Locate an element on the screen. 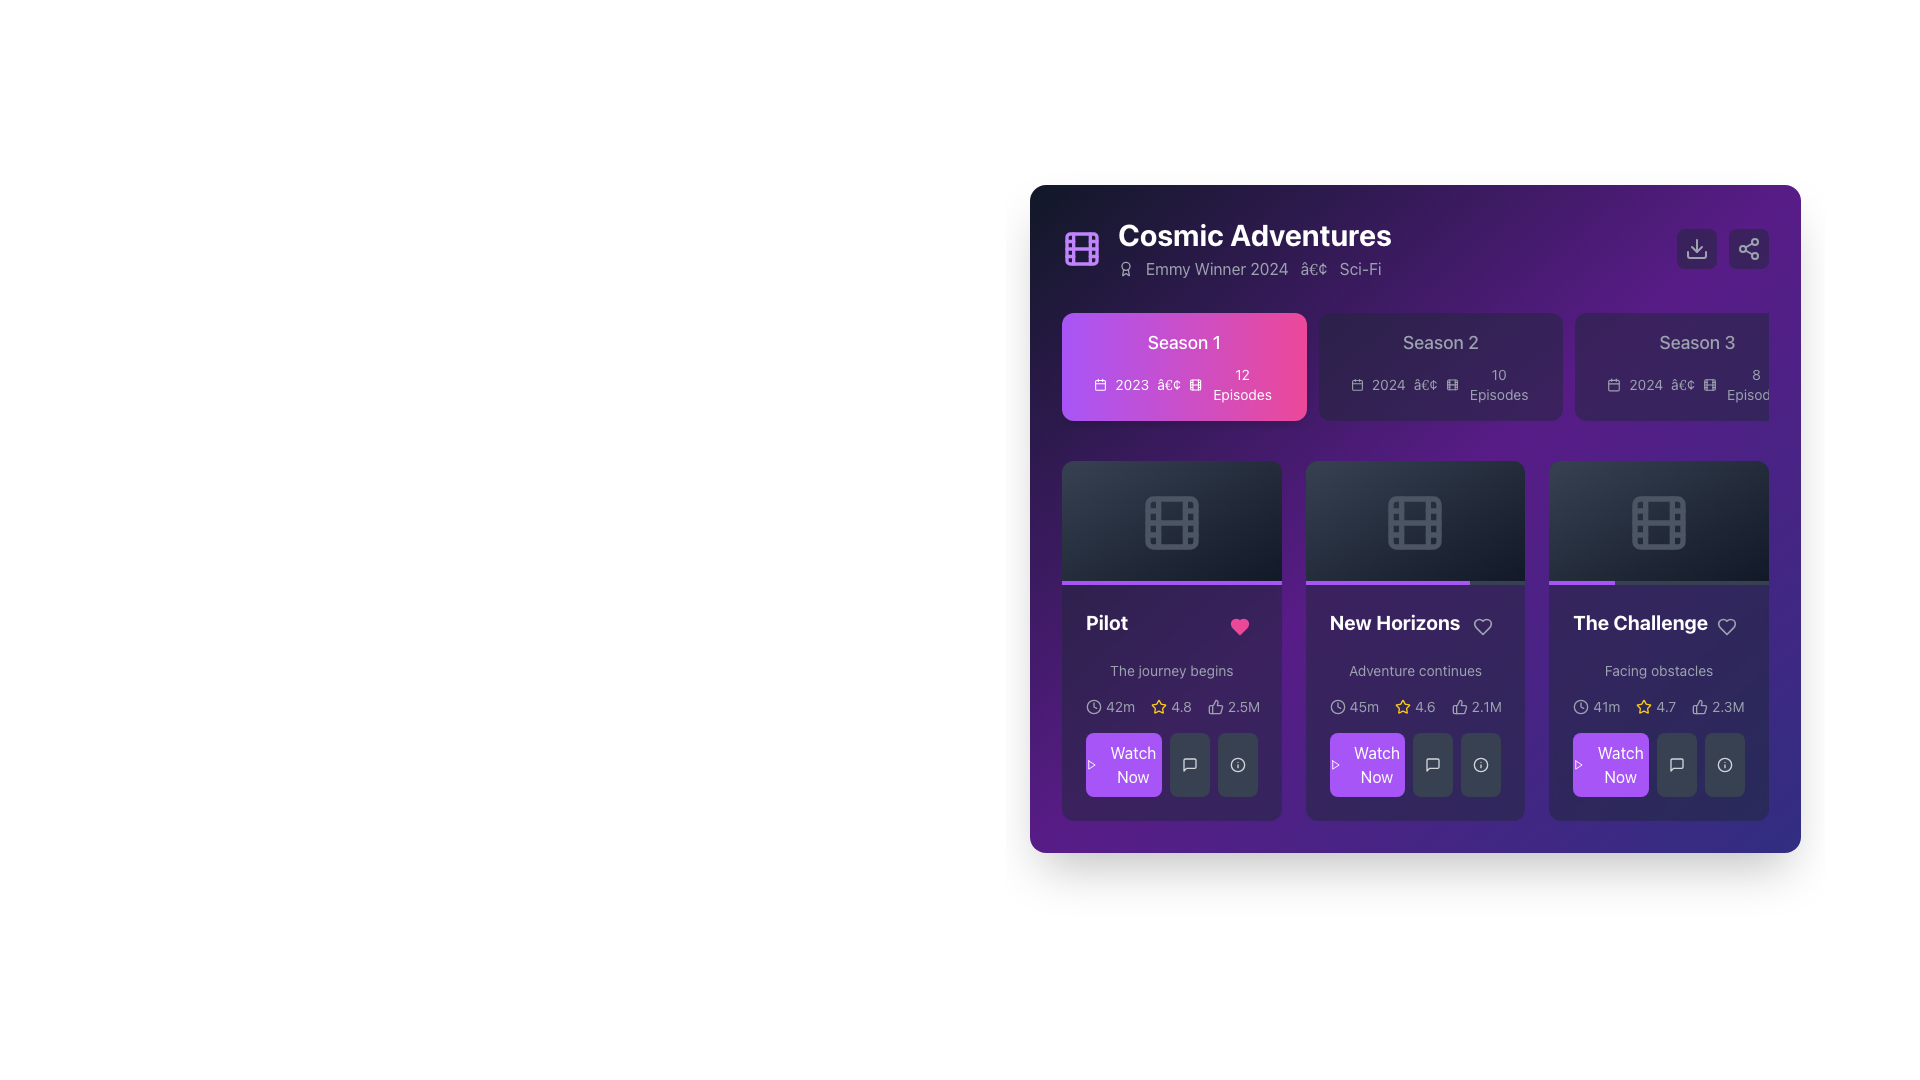 This screenshot has width=1920, height=1080. the heart icon button located in the 'Pilot' card is located at coordinates (1483, 625).